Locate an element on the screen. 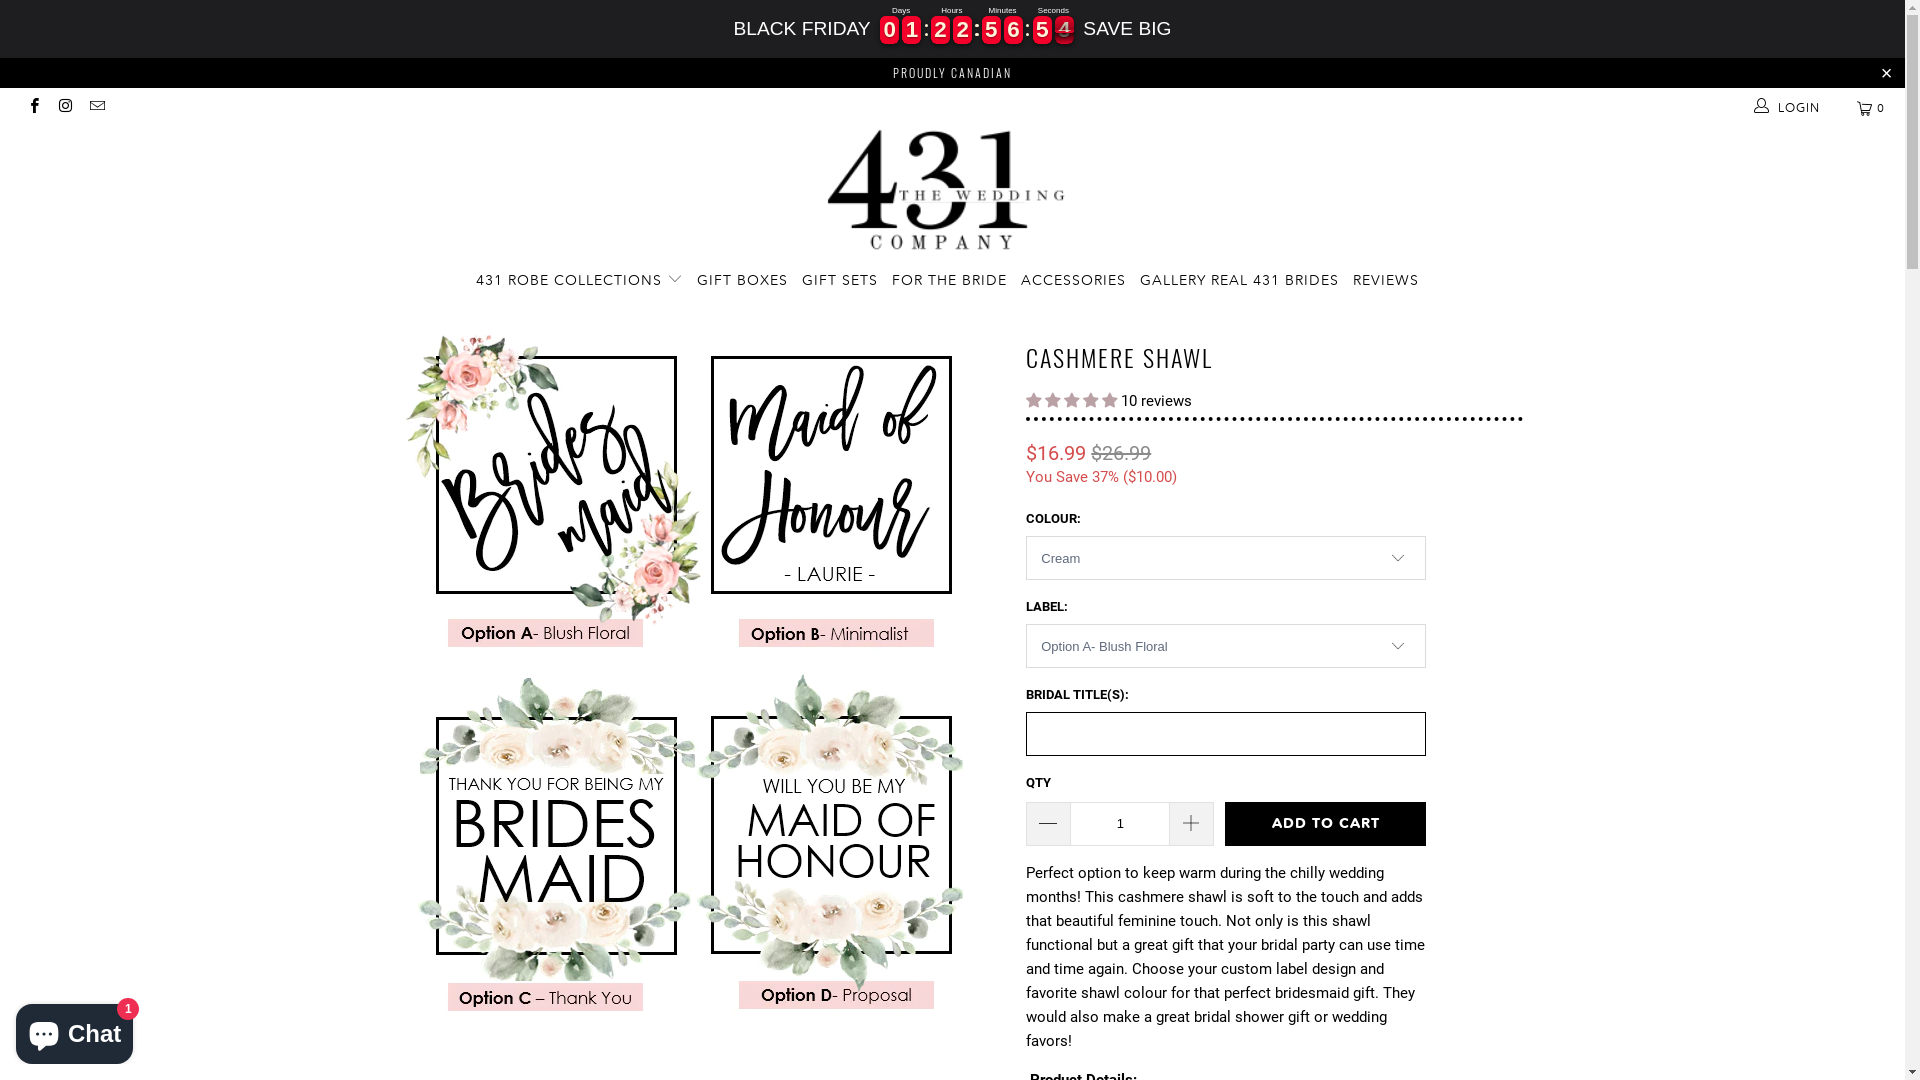  '4 is located at coordinates (991, 30).